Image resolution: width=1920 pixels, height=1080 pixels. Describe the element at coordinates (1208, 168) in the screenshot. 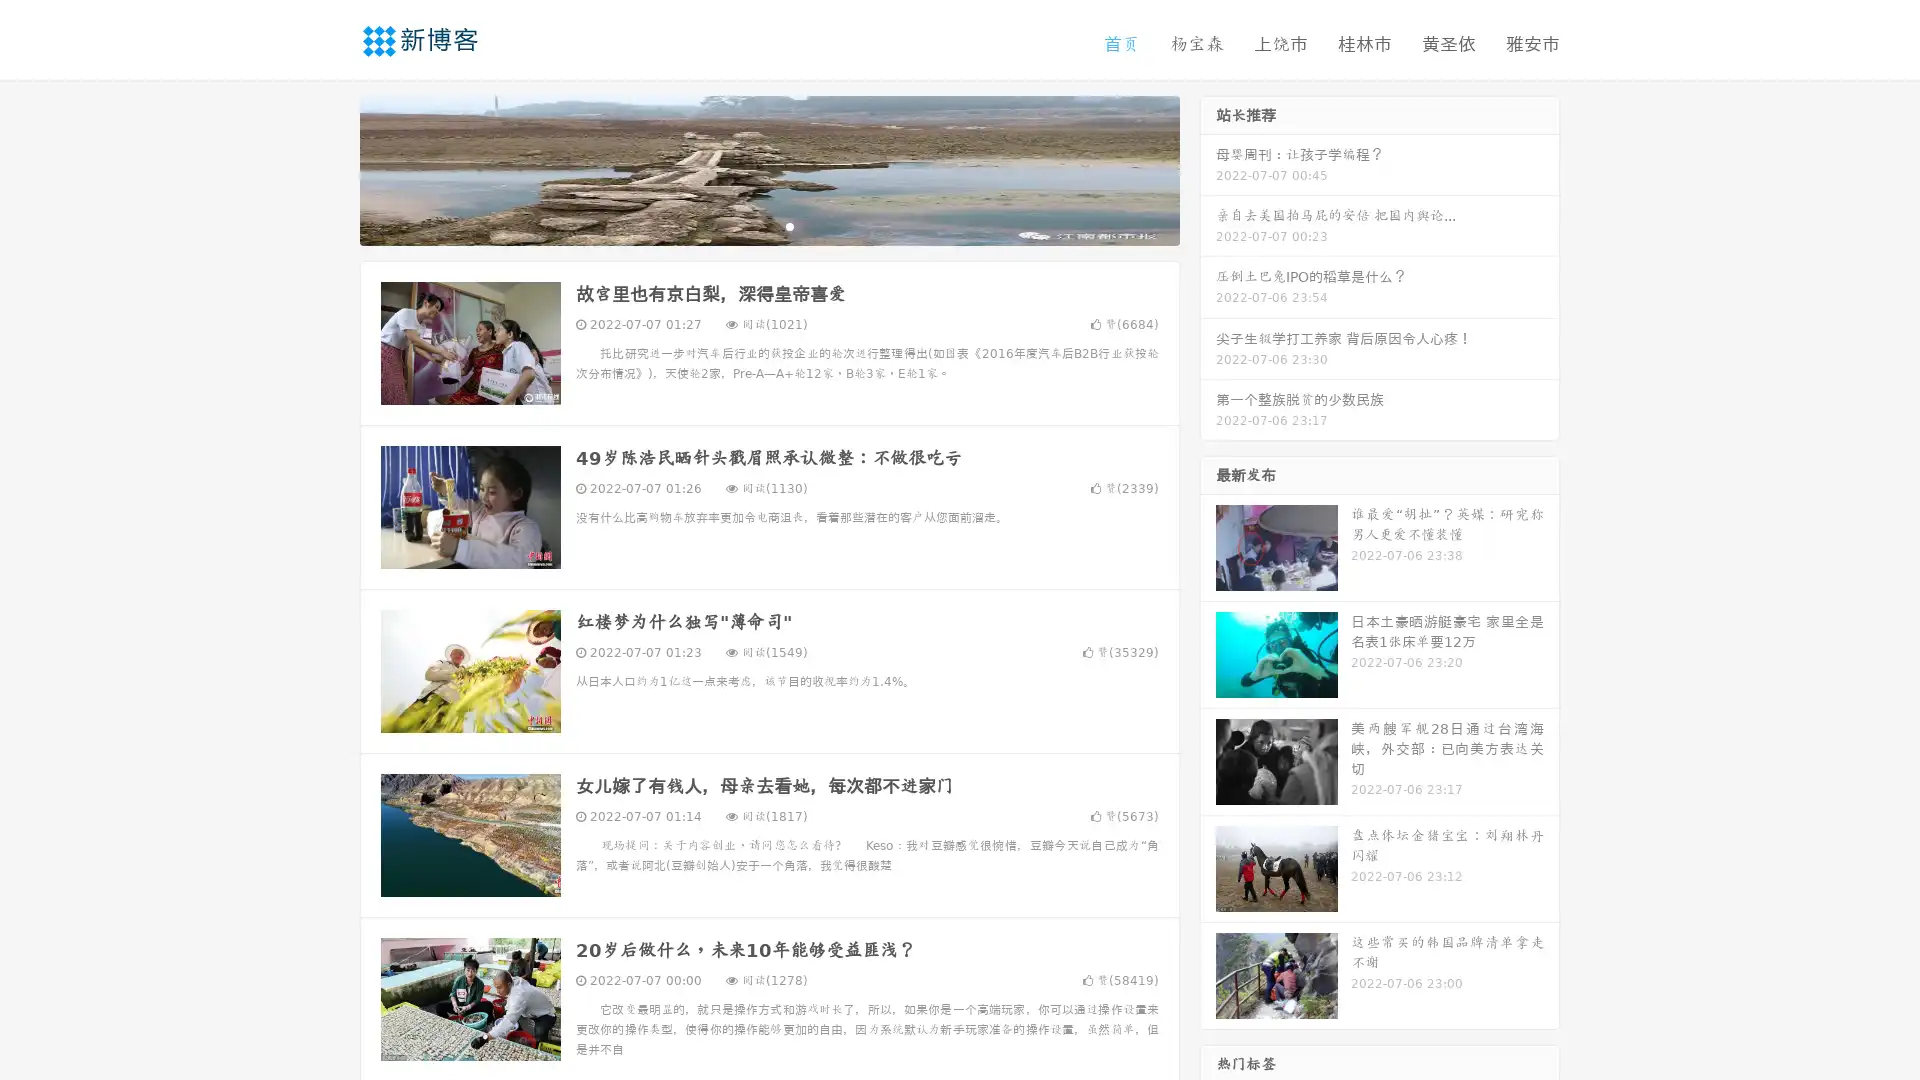

I see `Next slide` at that location.